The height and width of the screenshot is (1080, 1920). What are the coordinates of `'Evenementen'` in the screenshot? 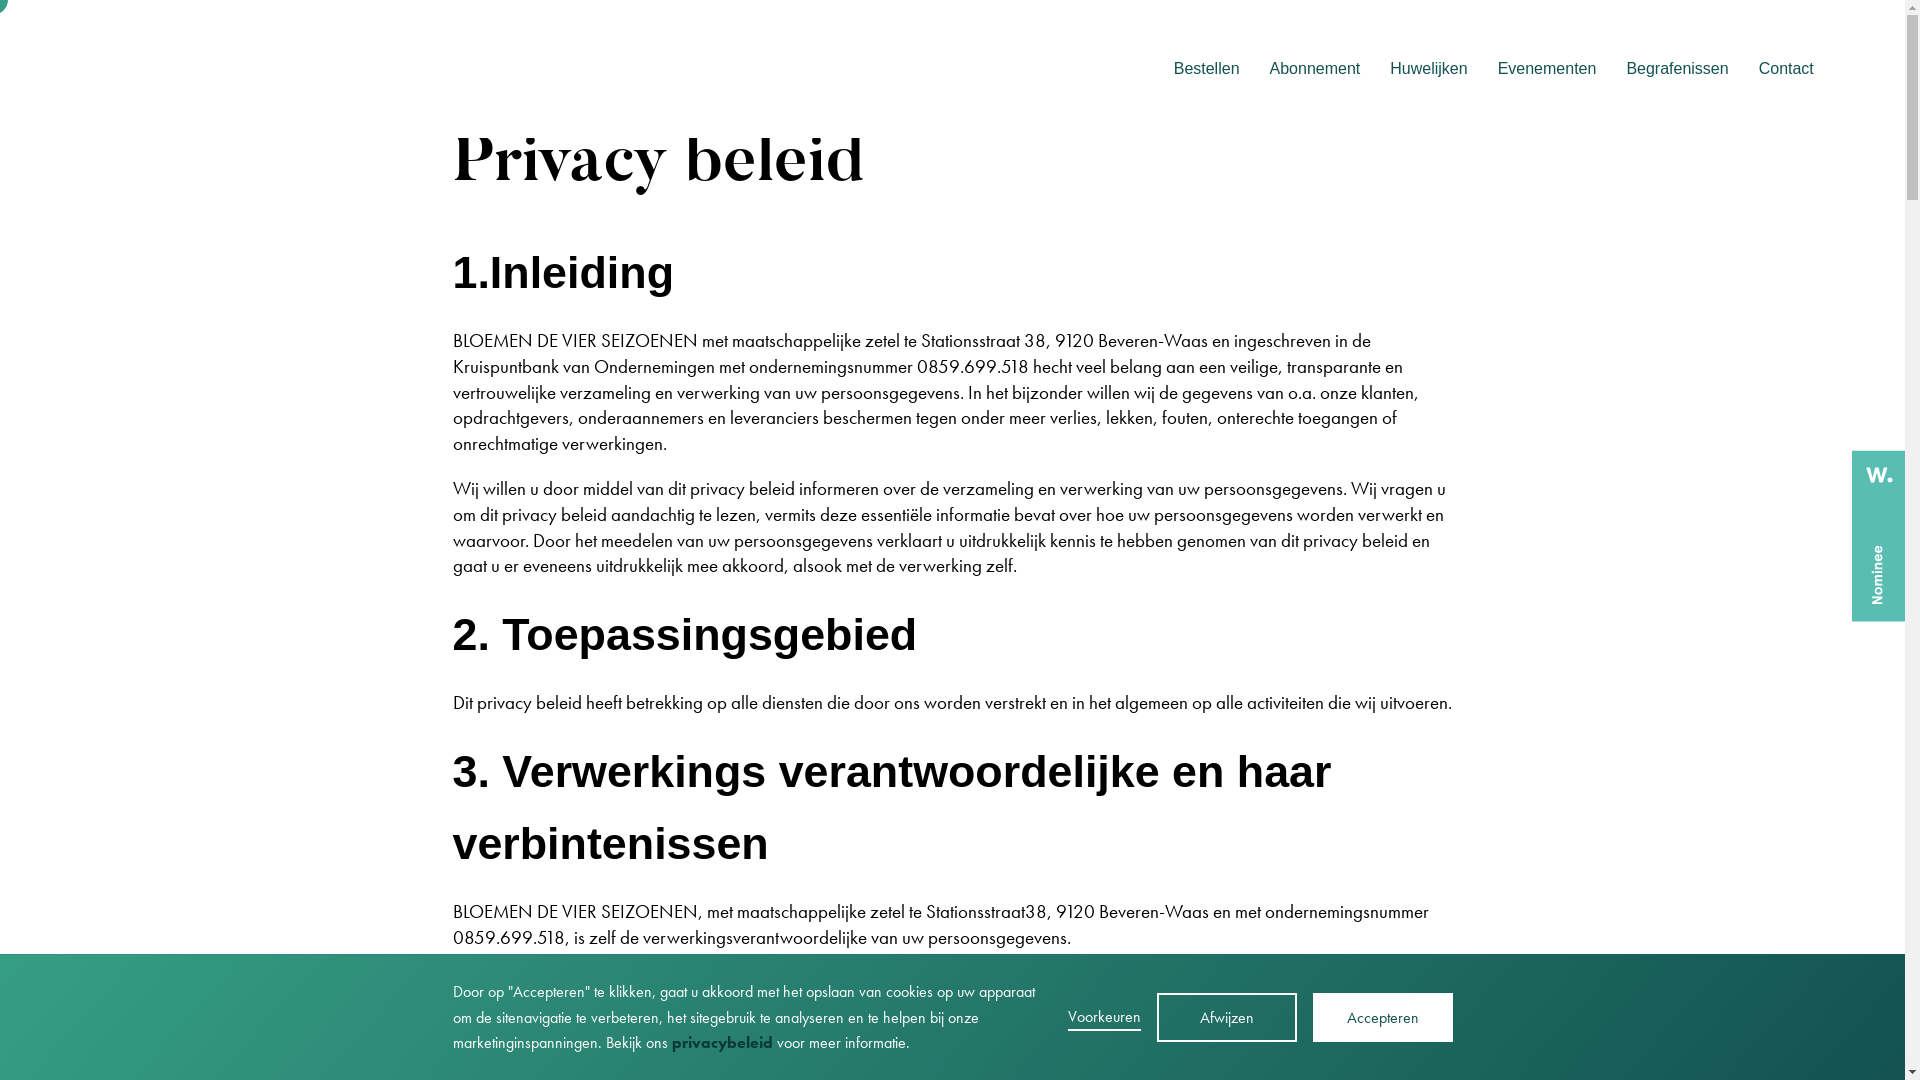 It's located at (1546, 68).